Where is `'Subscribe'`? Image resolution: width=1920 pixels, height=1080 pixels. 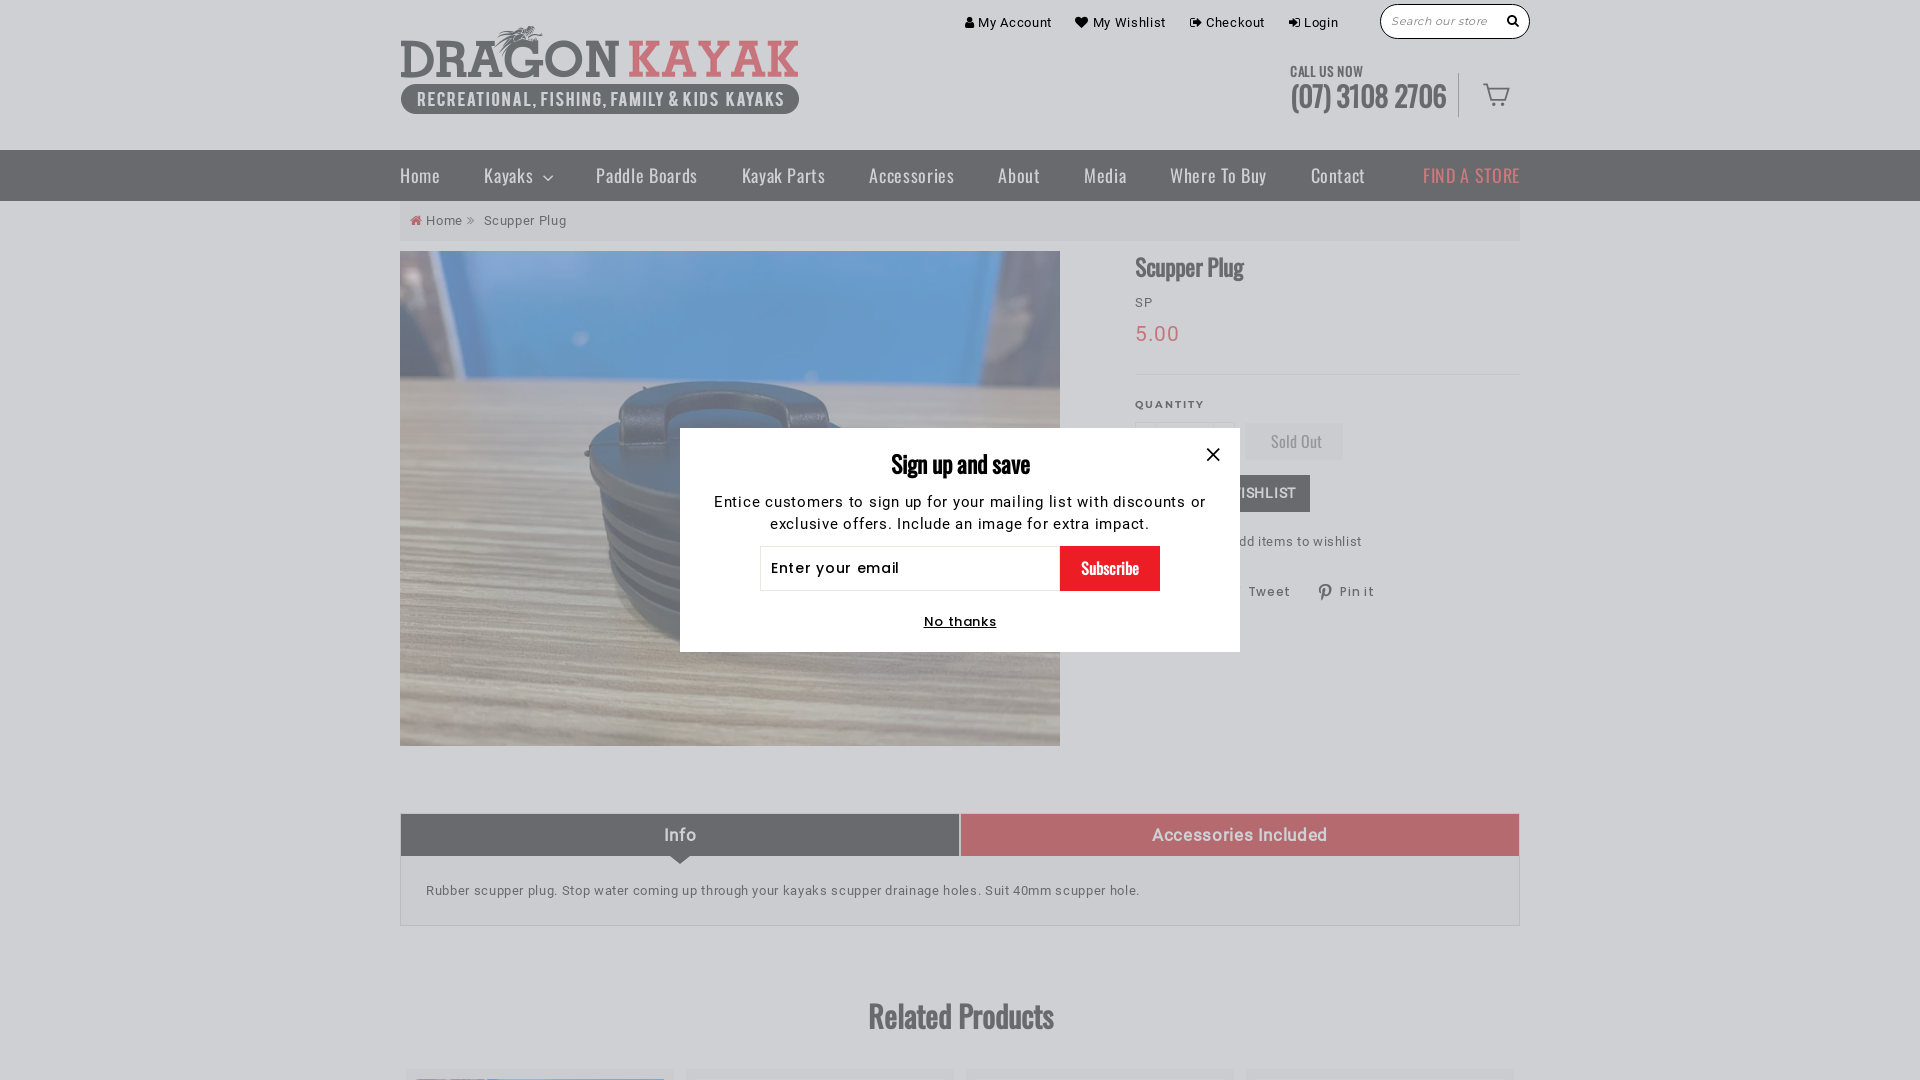
'Subscribe' is located at coordinates (1108, 568).